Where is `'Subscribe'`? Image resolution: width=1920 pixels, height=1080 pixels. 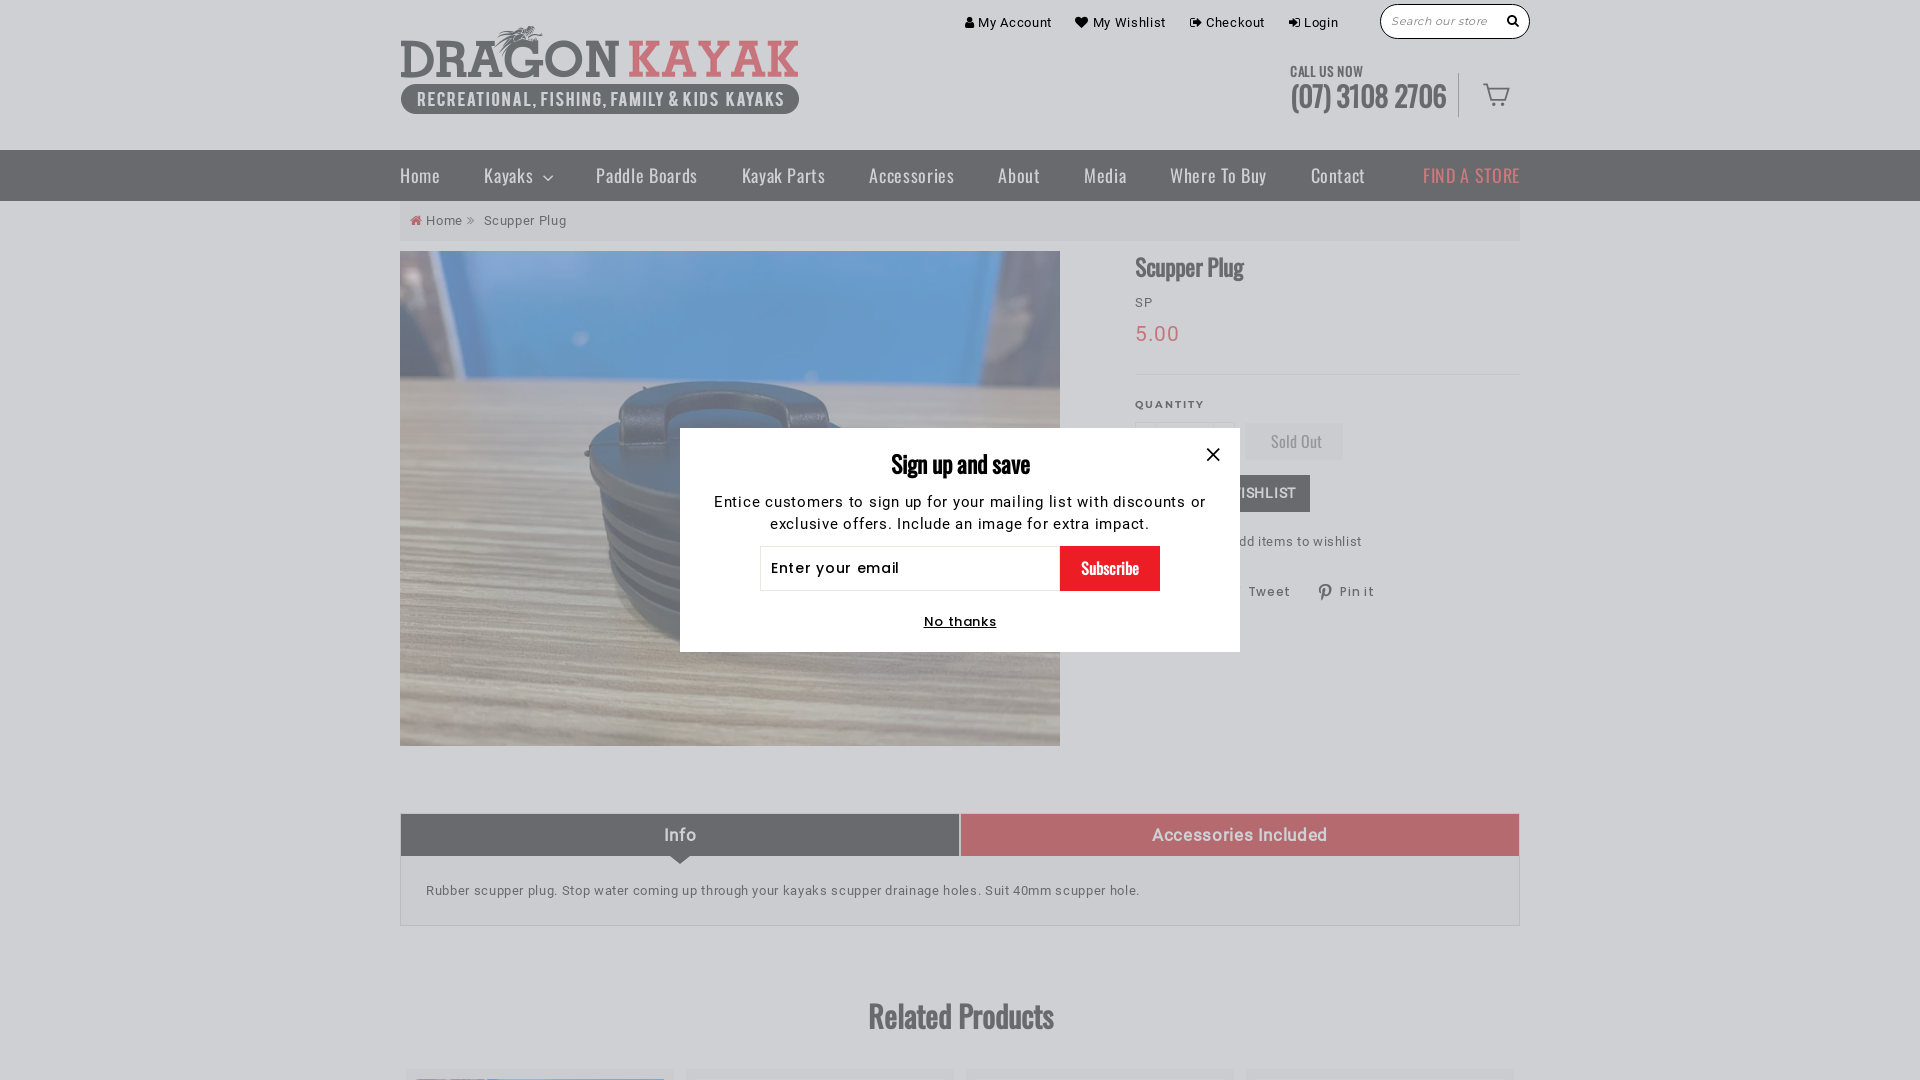
'Subscribe' is located at coordinates (1108, 568).